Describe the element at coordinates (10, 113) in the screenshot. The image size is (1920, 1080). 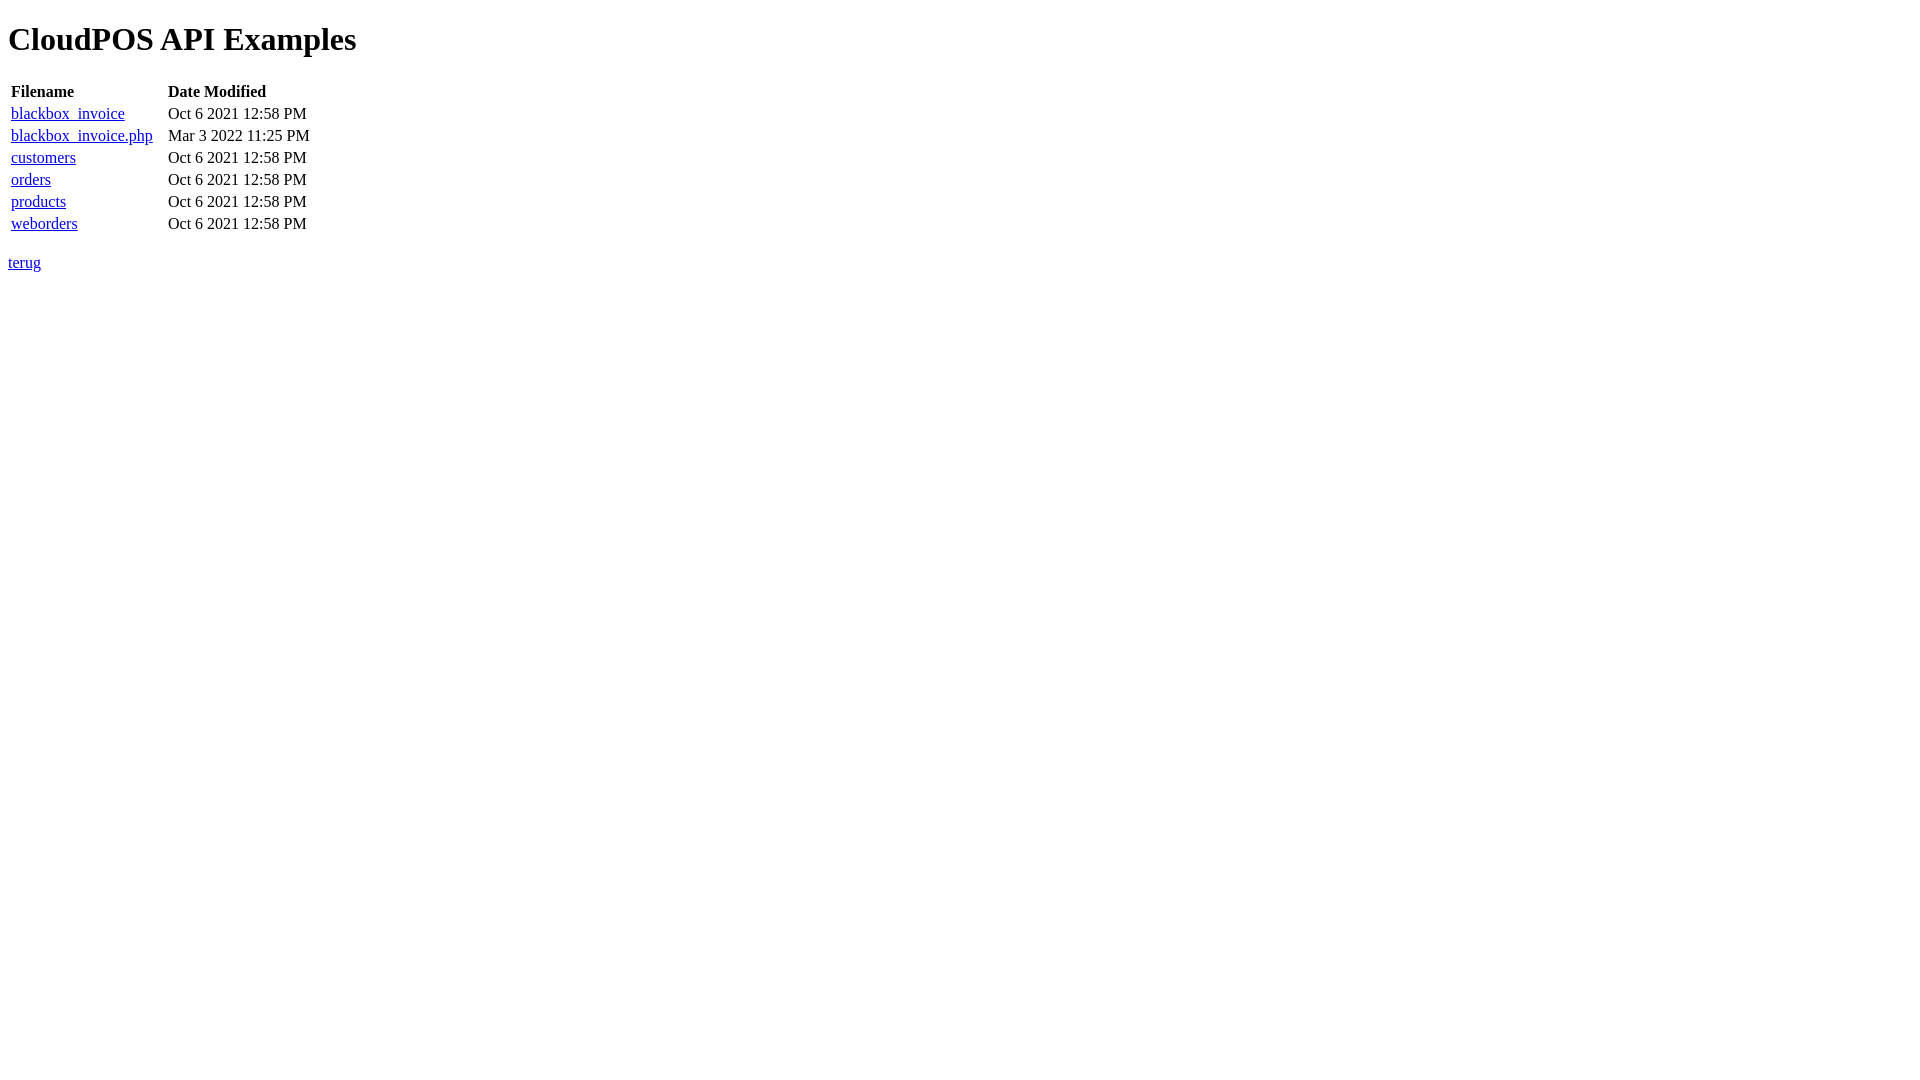
I see `'blackbox_invoice'` at that location.